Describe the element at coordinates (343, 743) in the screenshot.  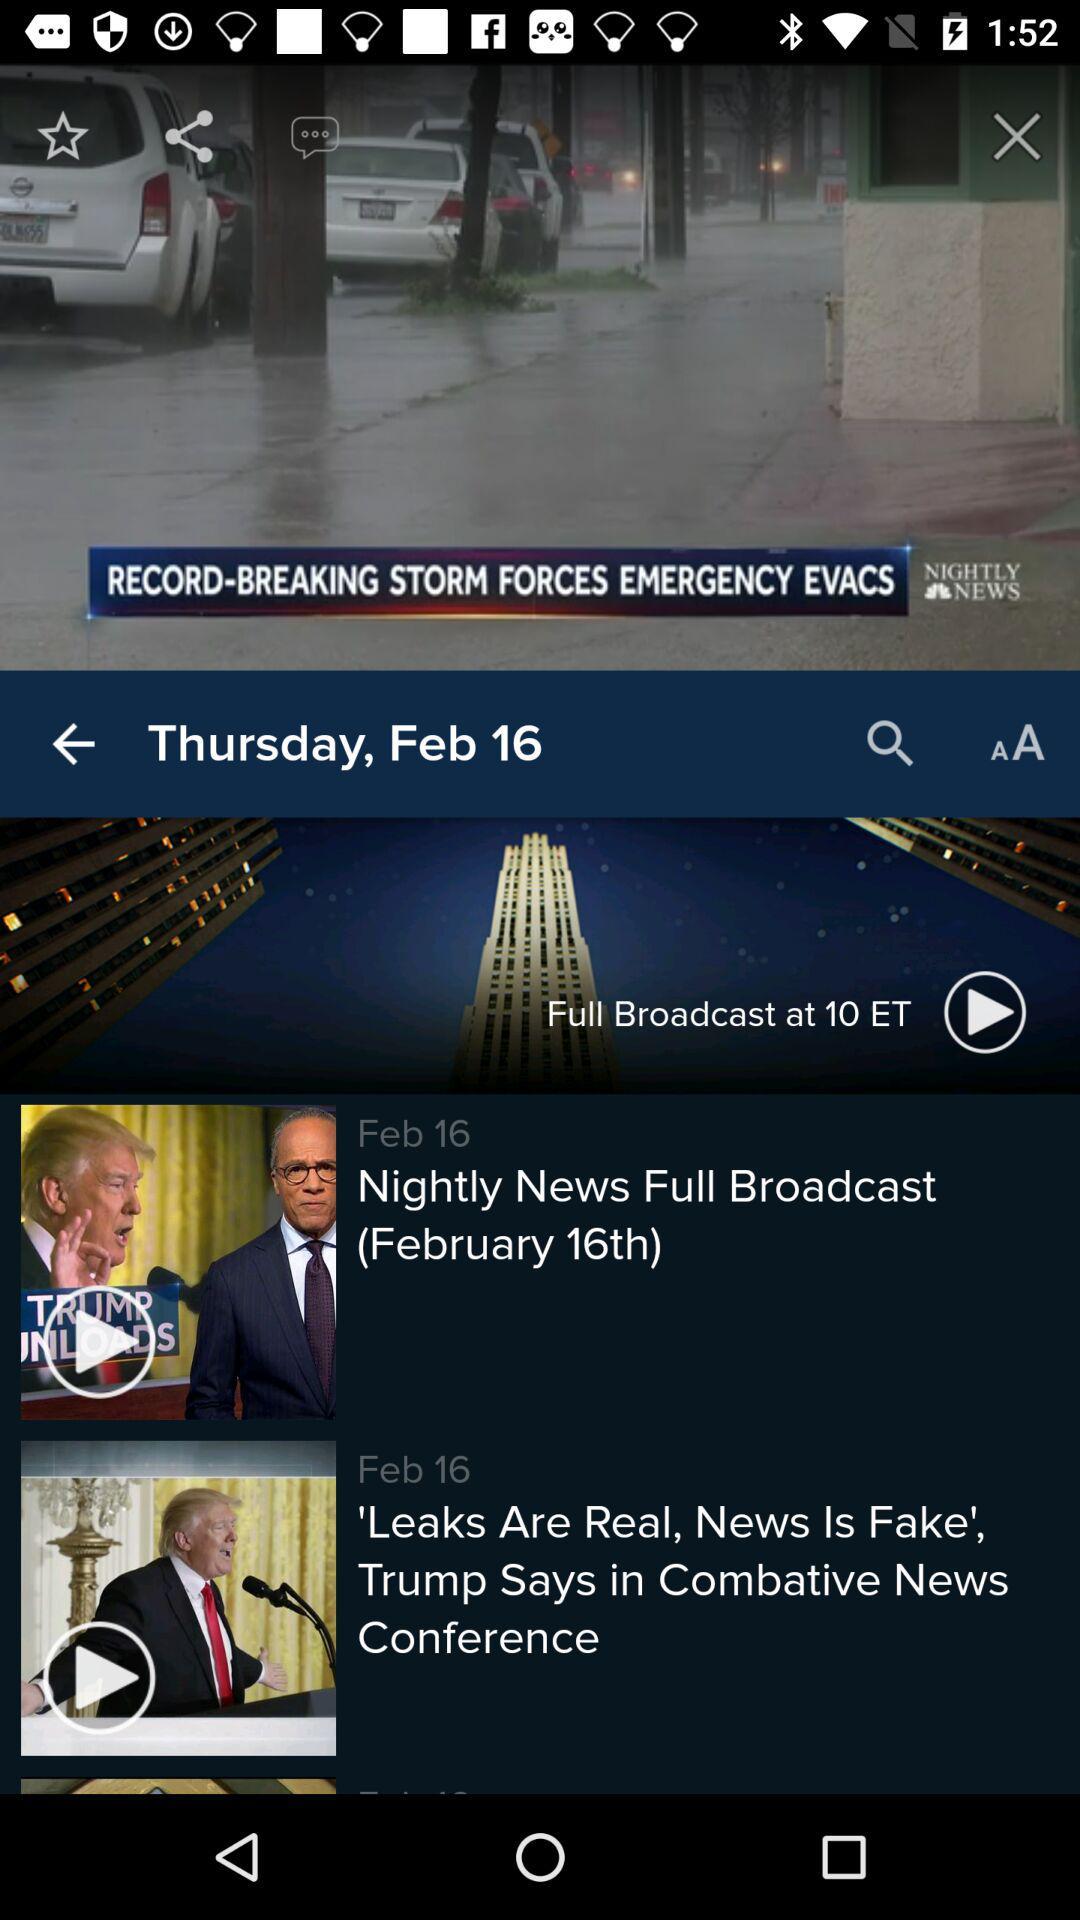
I see `thursday, feb 16` at that location.